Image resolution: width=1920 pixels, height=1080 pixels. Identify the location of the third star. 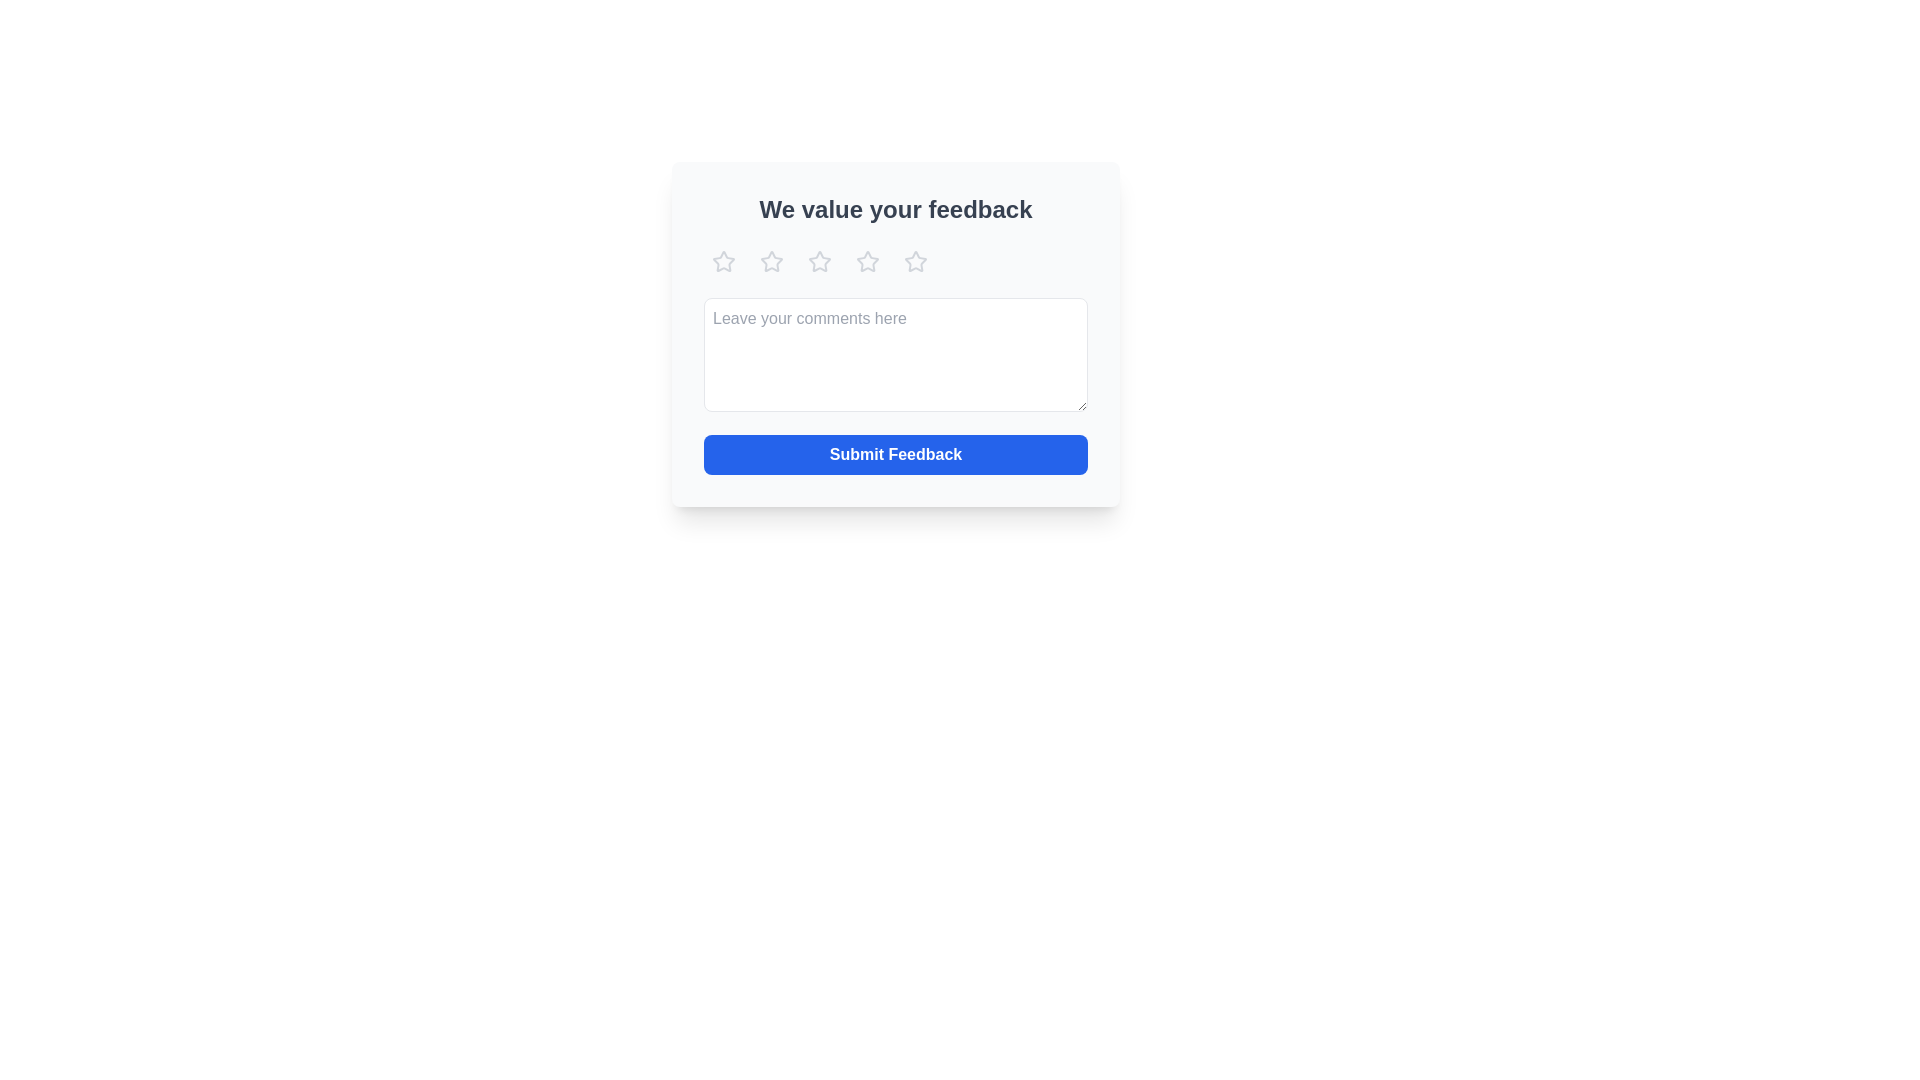
(868, 261).